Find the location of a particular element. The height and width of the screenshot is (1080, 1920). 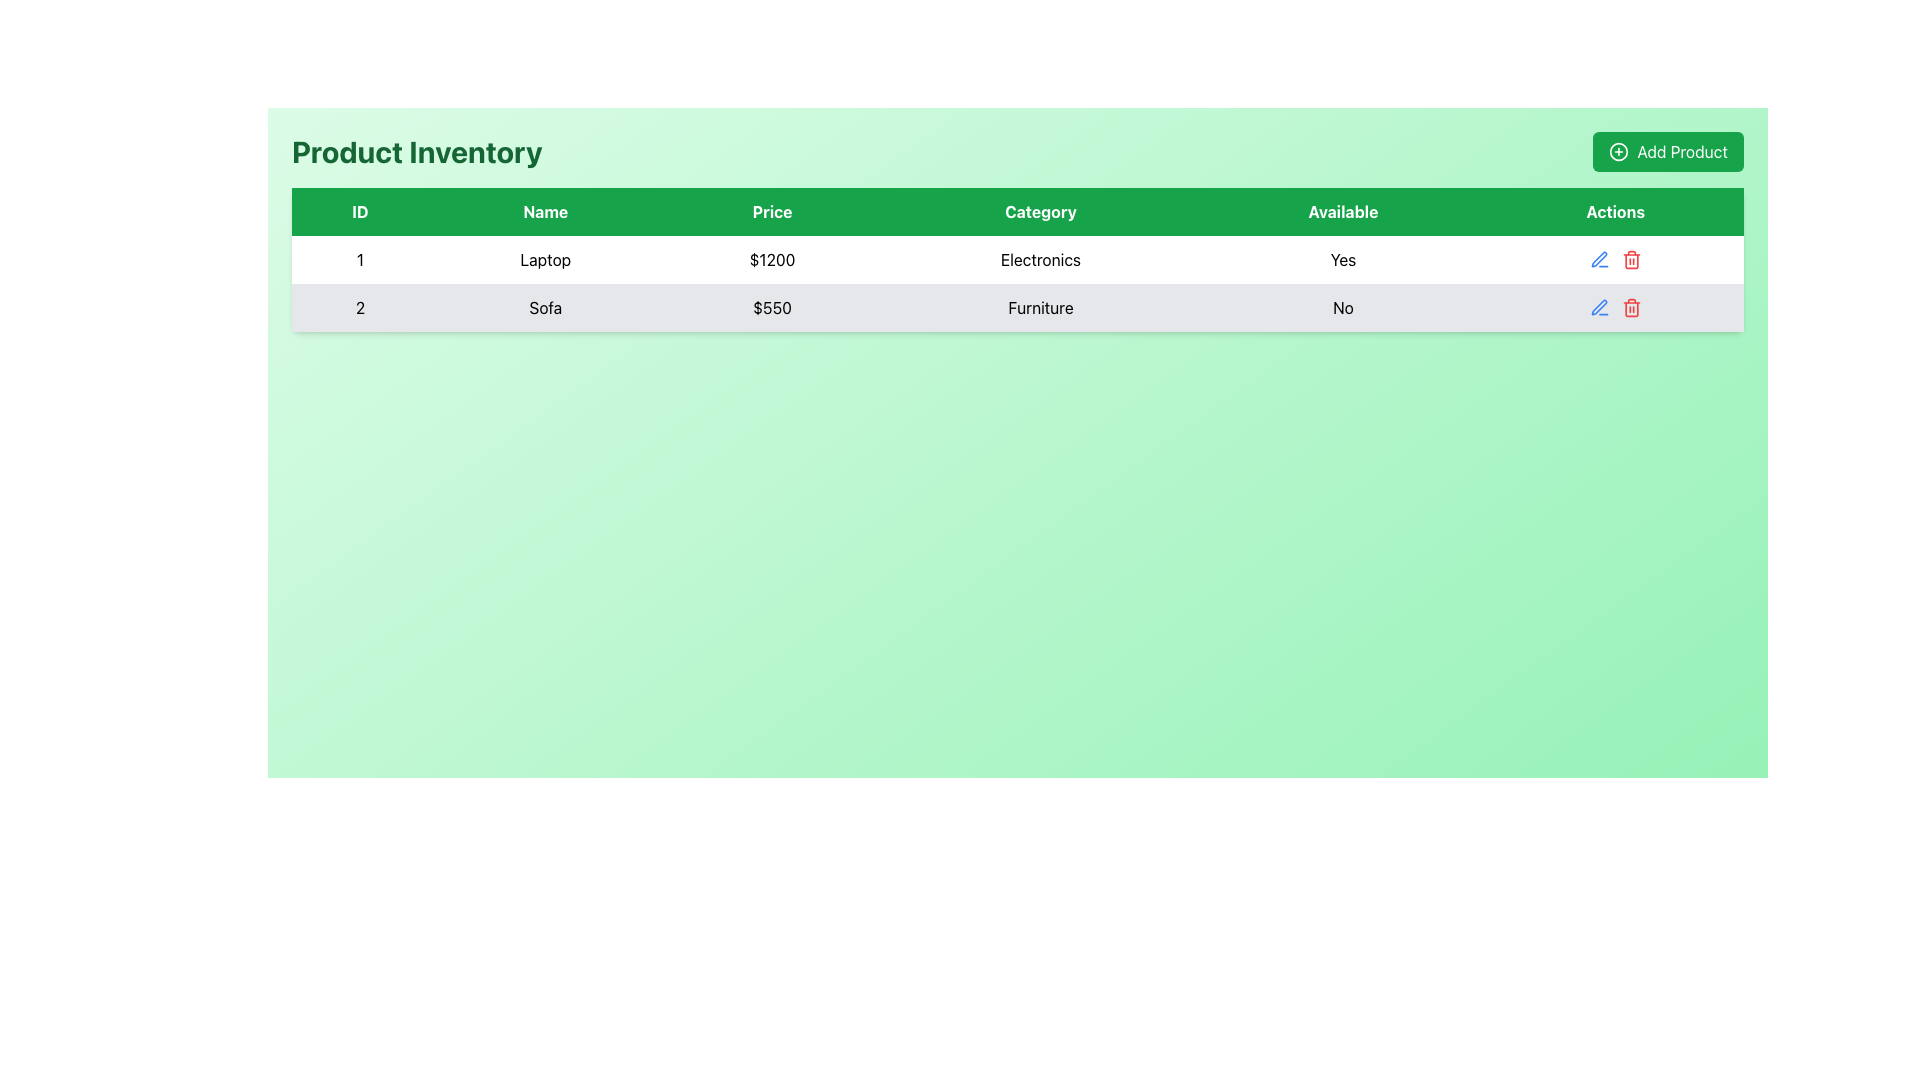

the circular button with a plus sign, which is part of the 'Add Product' button located in the top-right corner of the layout is located at coordinates (1619, 150).